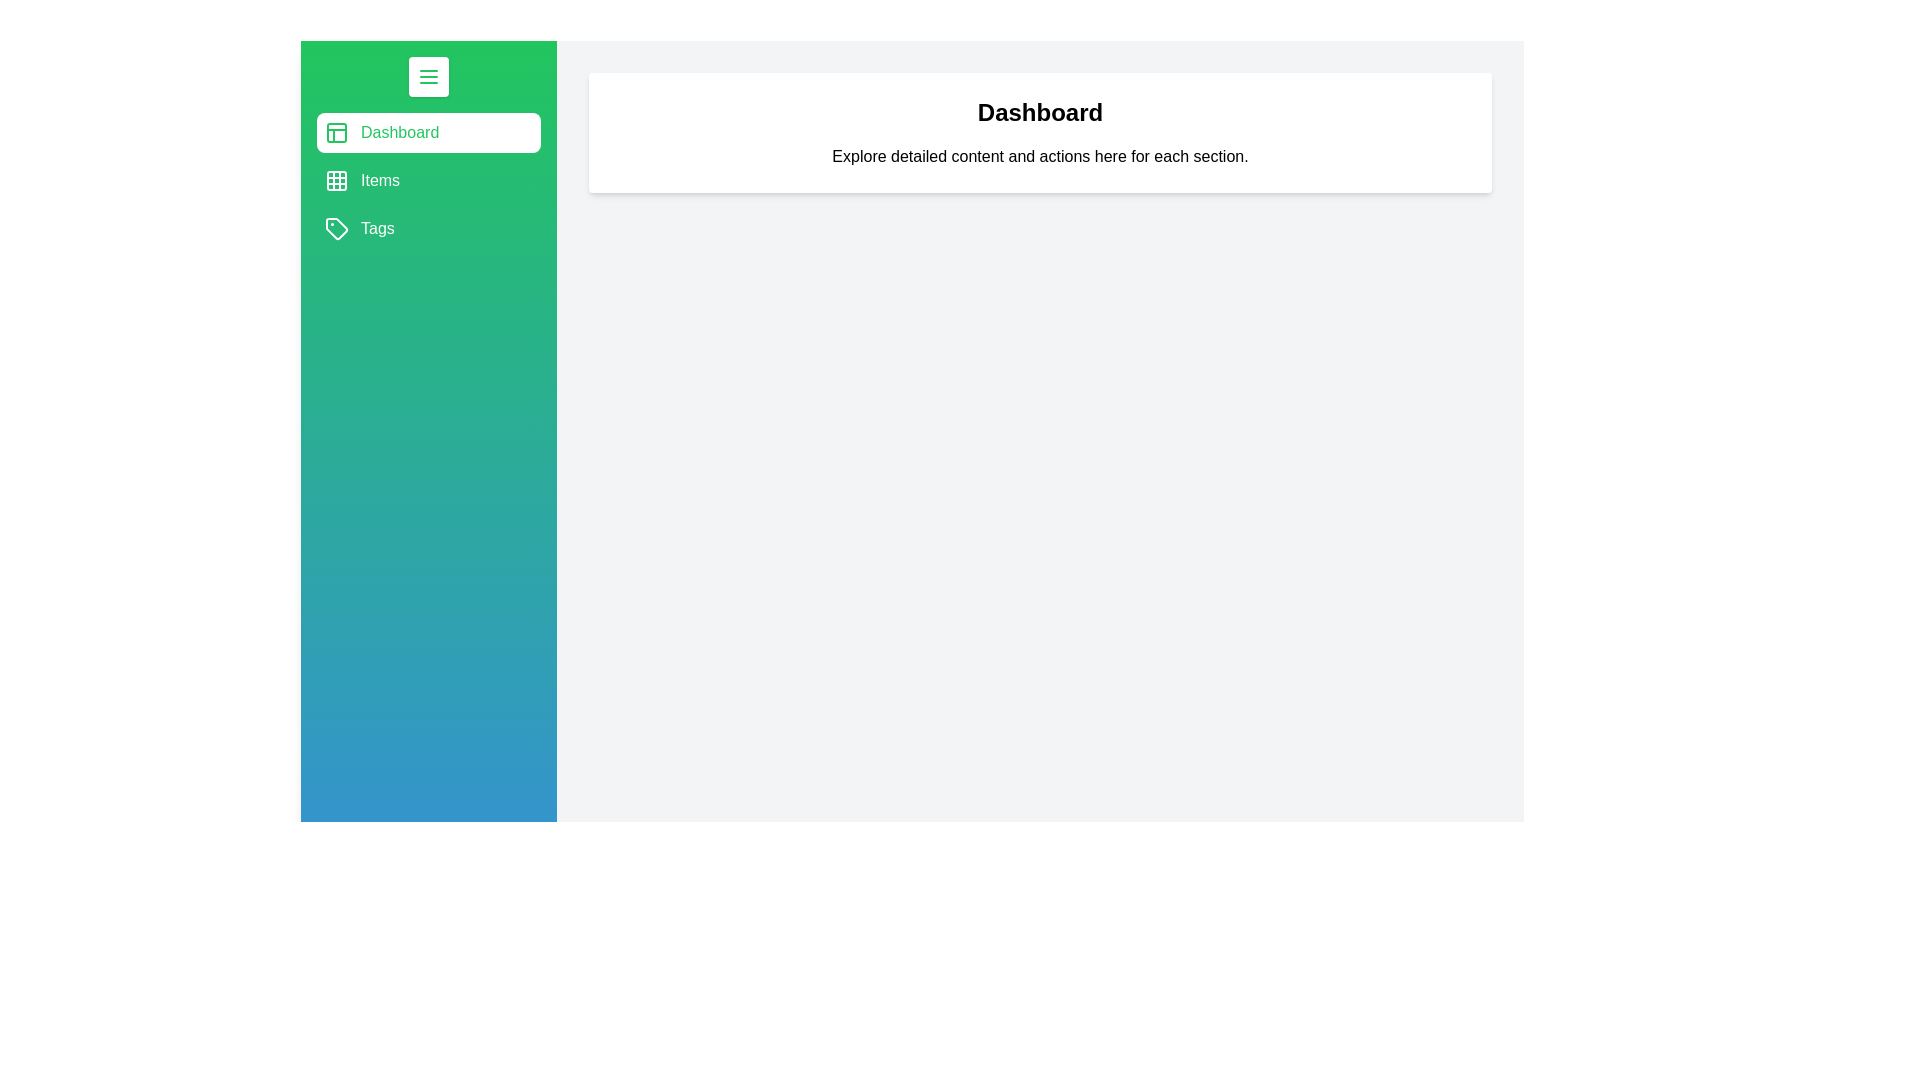  I want to click on the menu button to toggle the drawer visibility, so click(427, 76).